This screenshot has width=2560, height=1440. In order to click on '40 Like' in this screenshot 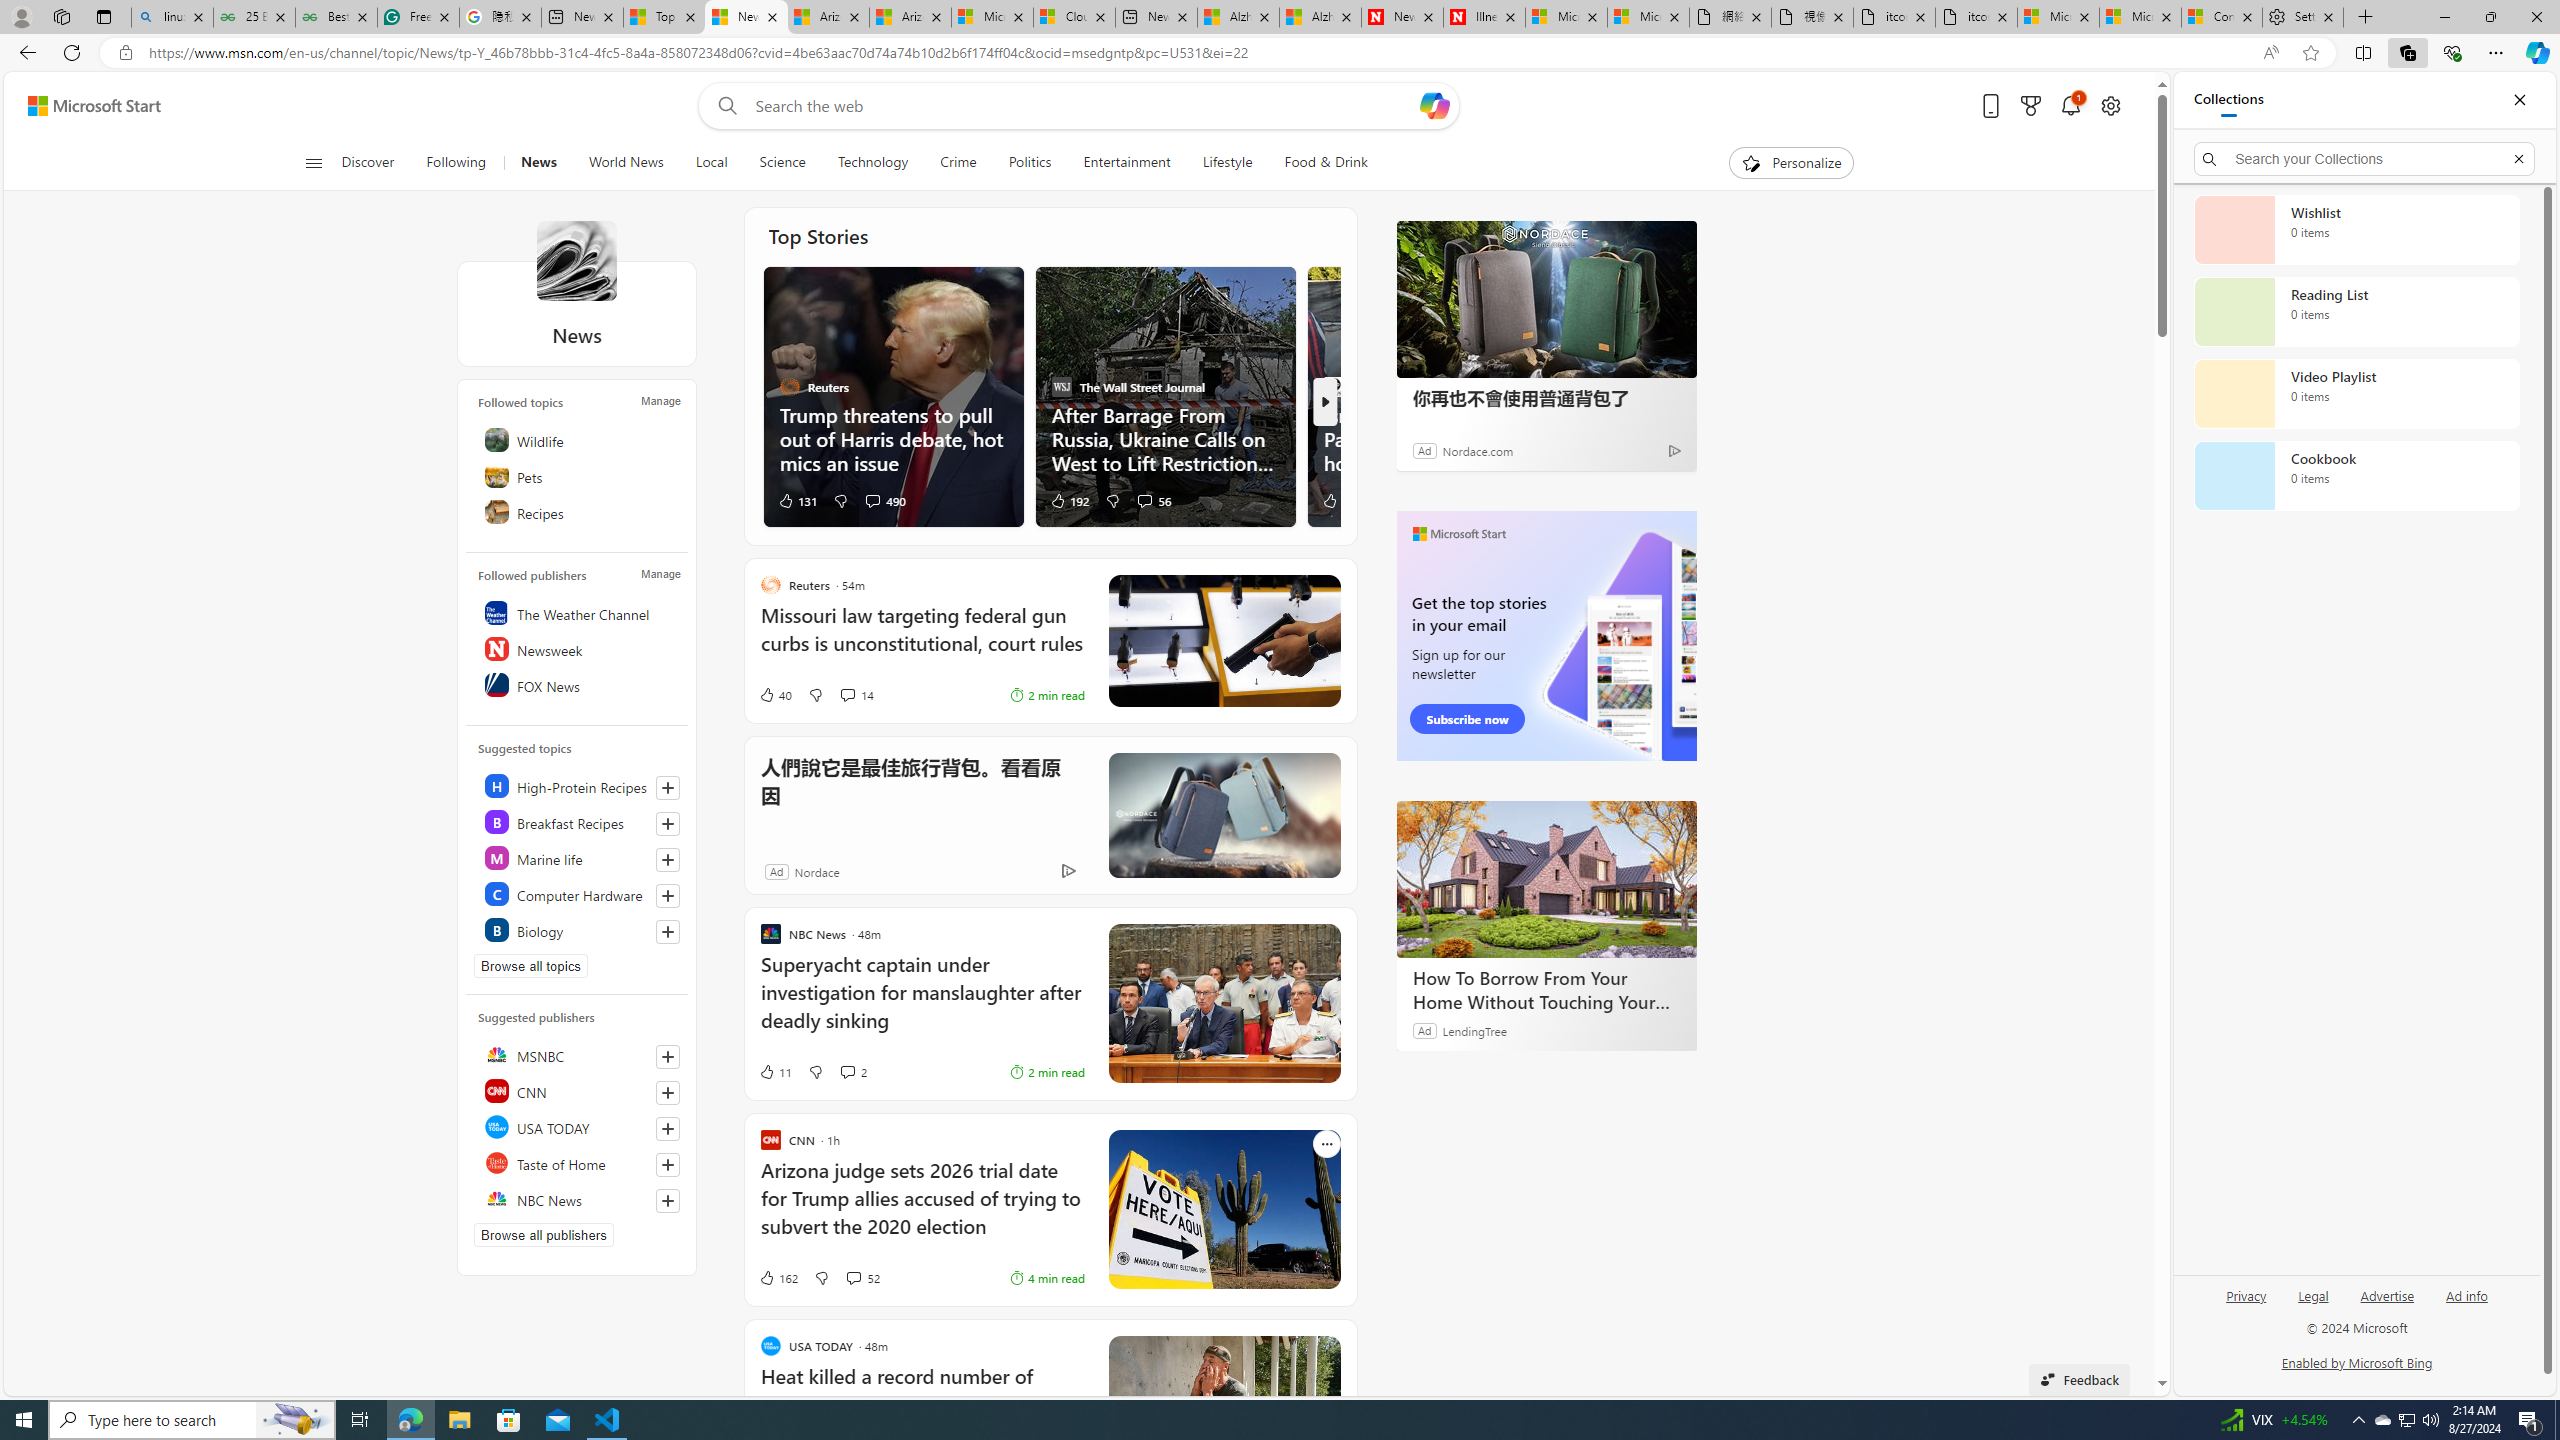, I will do `click(774, 693)`.